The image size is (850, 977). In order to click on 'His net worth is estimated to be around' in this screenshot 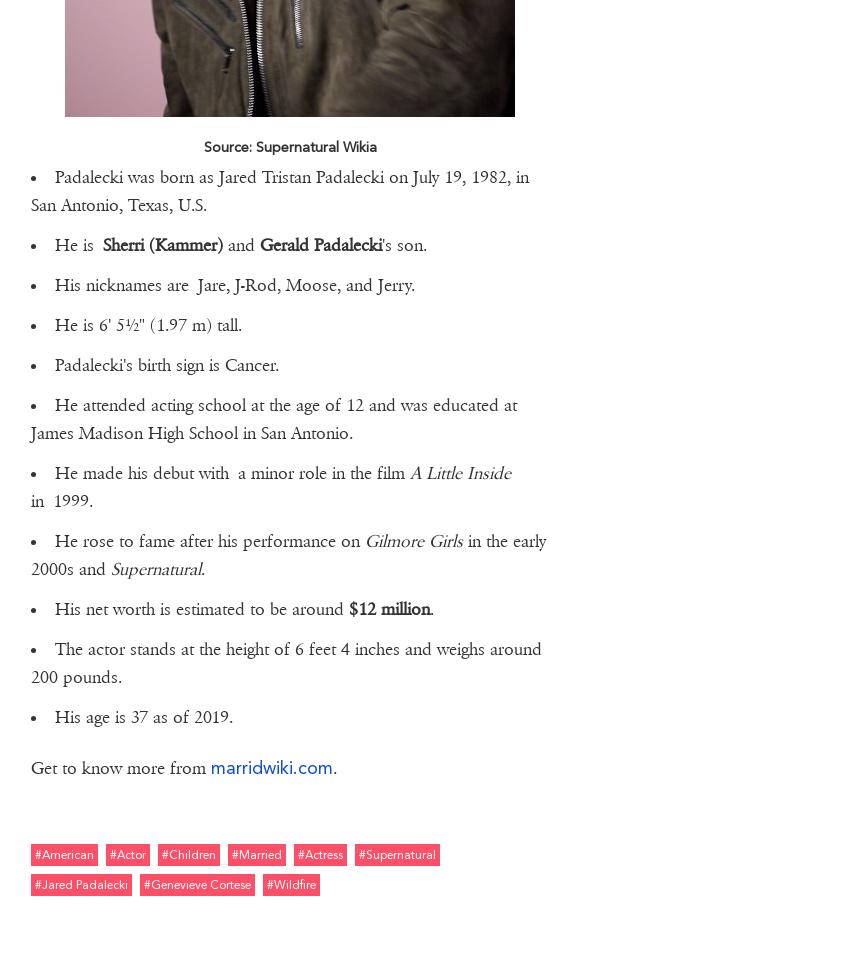, I will do `click(200, 607)`.